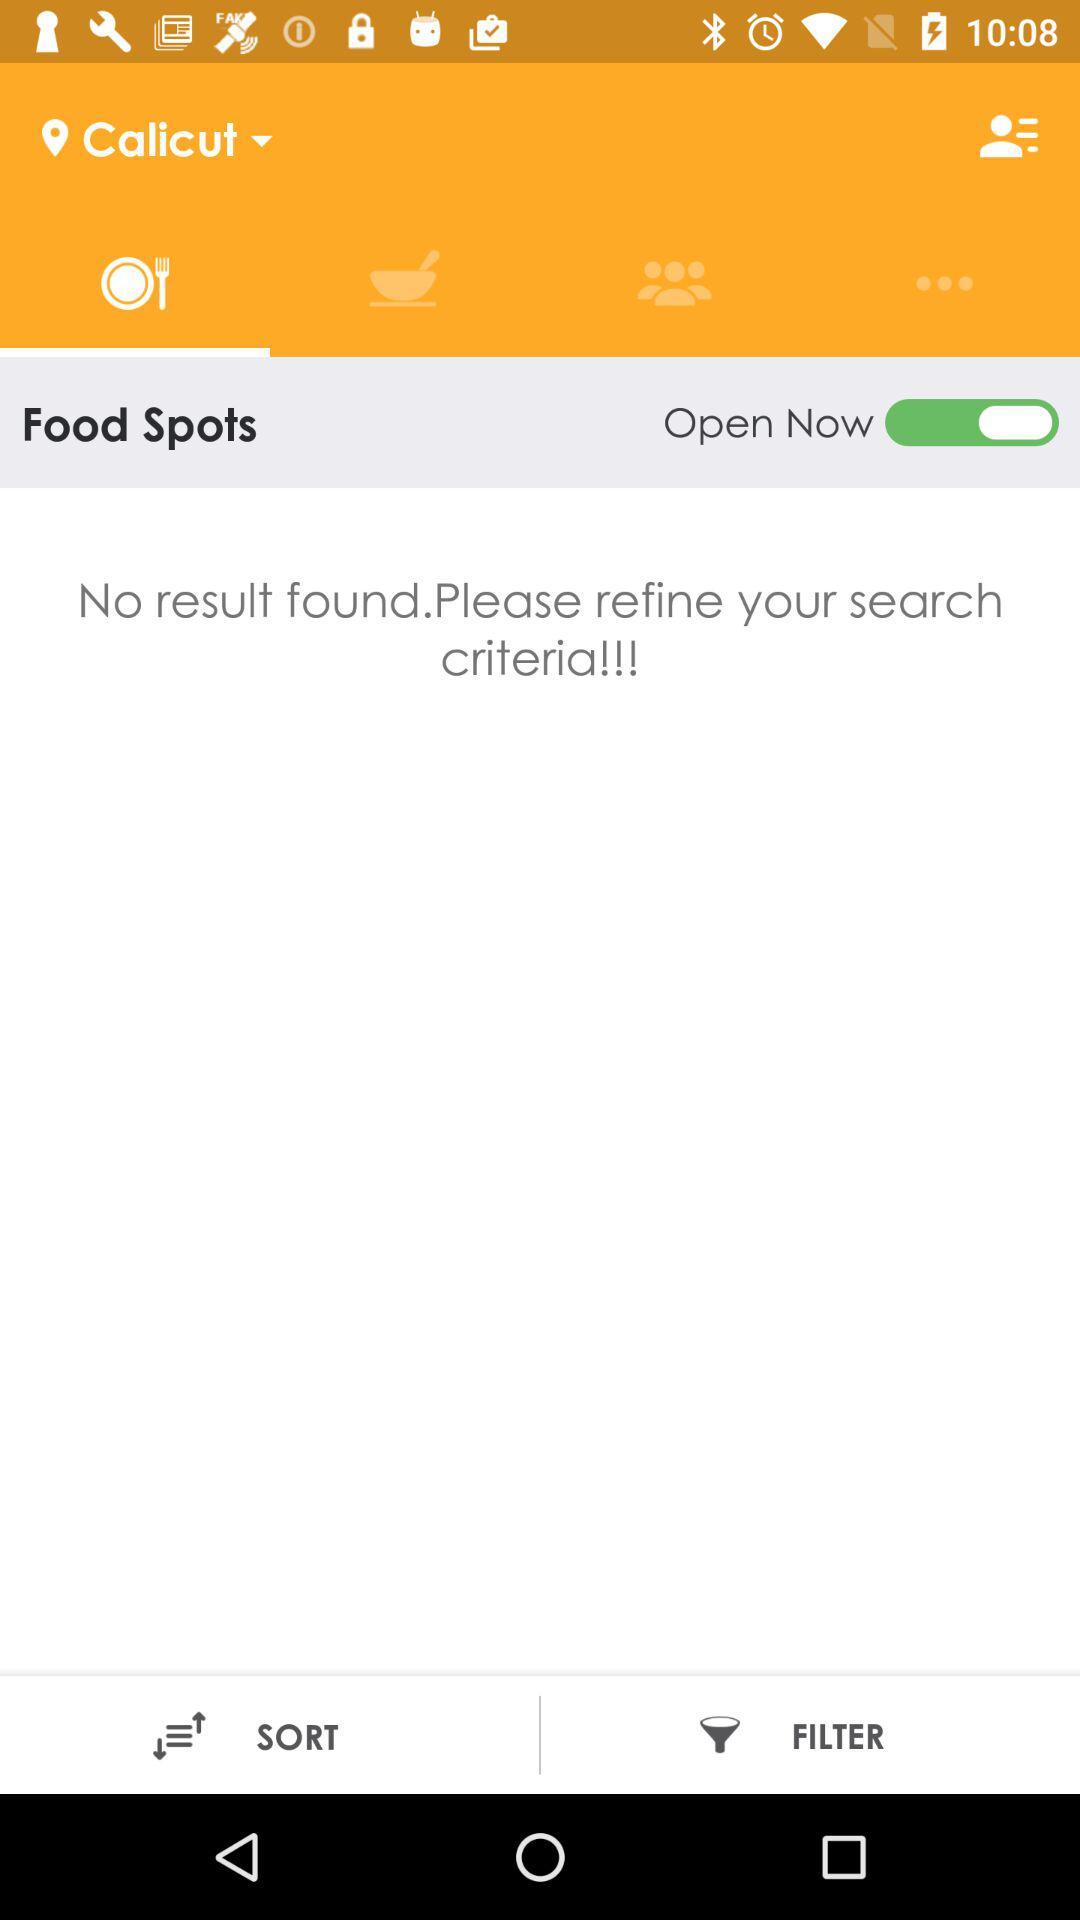 The height and width of the screenshot is (1920, 1080). Describe the element at coordinates (859, 421) in the screenshot. I see `the button in the top` at that location.